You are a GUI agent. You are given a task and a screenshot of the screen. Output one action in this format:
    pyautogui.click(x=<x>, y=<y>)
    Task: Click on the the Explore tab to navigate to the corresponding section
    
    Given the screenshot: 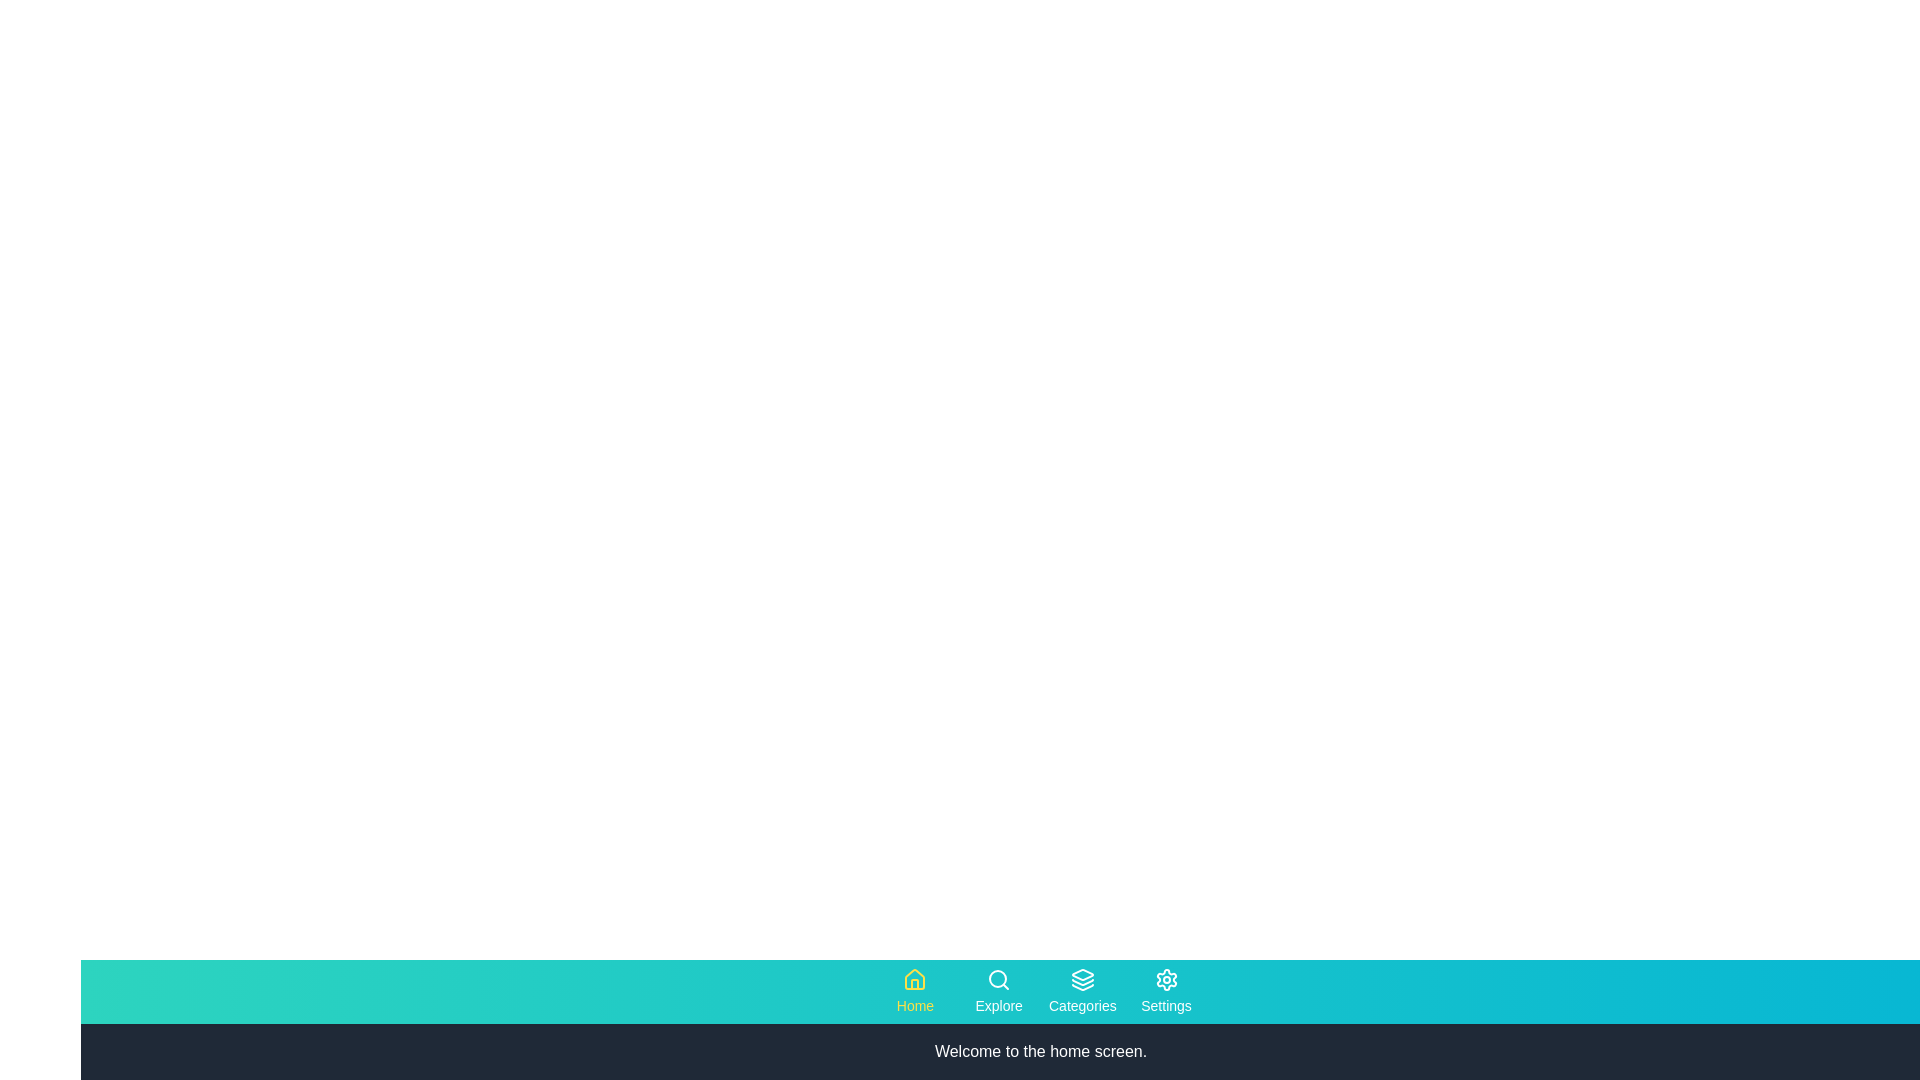 What is the action you would take?
    pyautogui.click(x=999, y=991)
    